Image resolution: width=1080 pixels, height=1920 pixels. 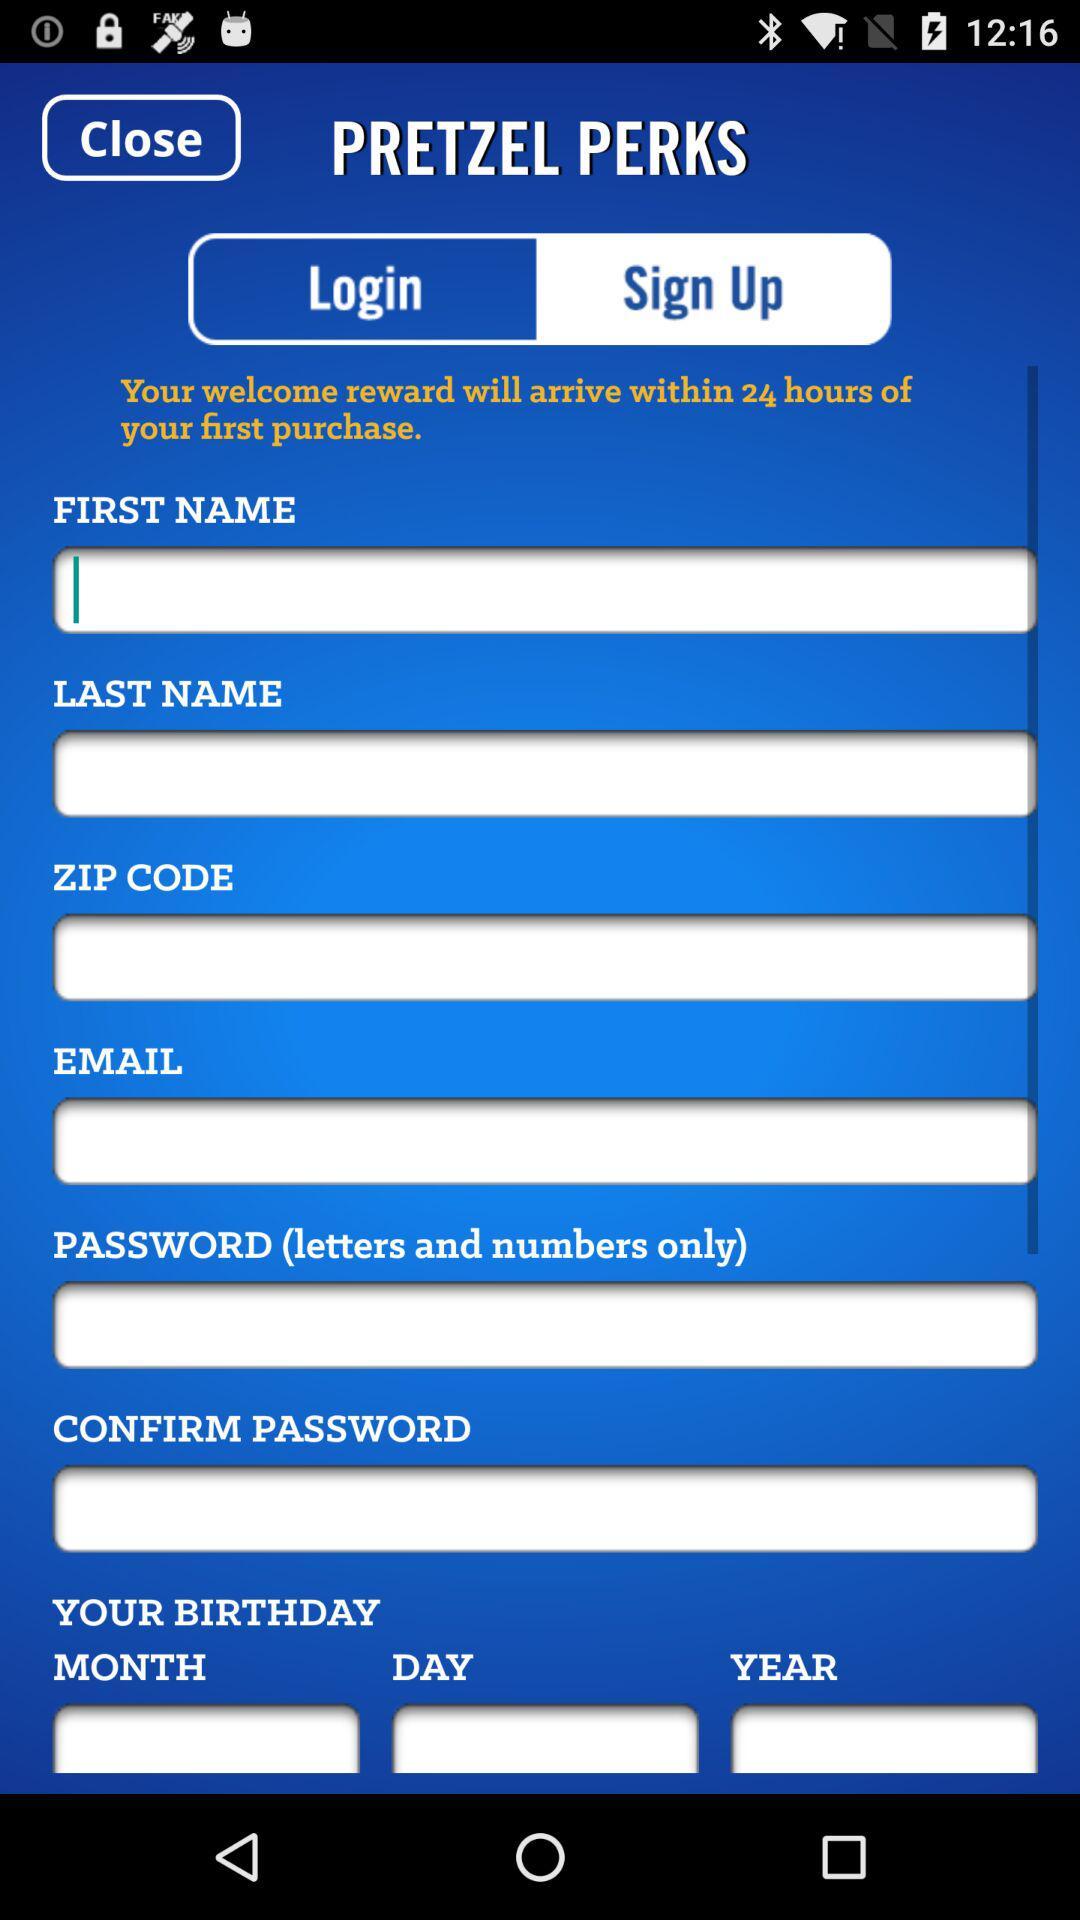 What do you see at coordinates (545, 772) in the screenshot?
I see `your last name` at bounding box center [545, 772].